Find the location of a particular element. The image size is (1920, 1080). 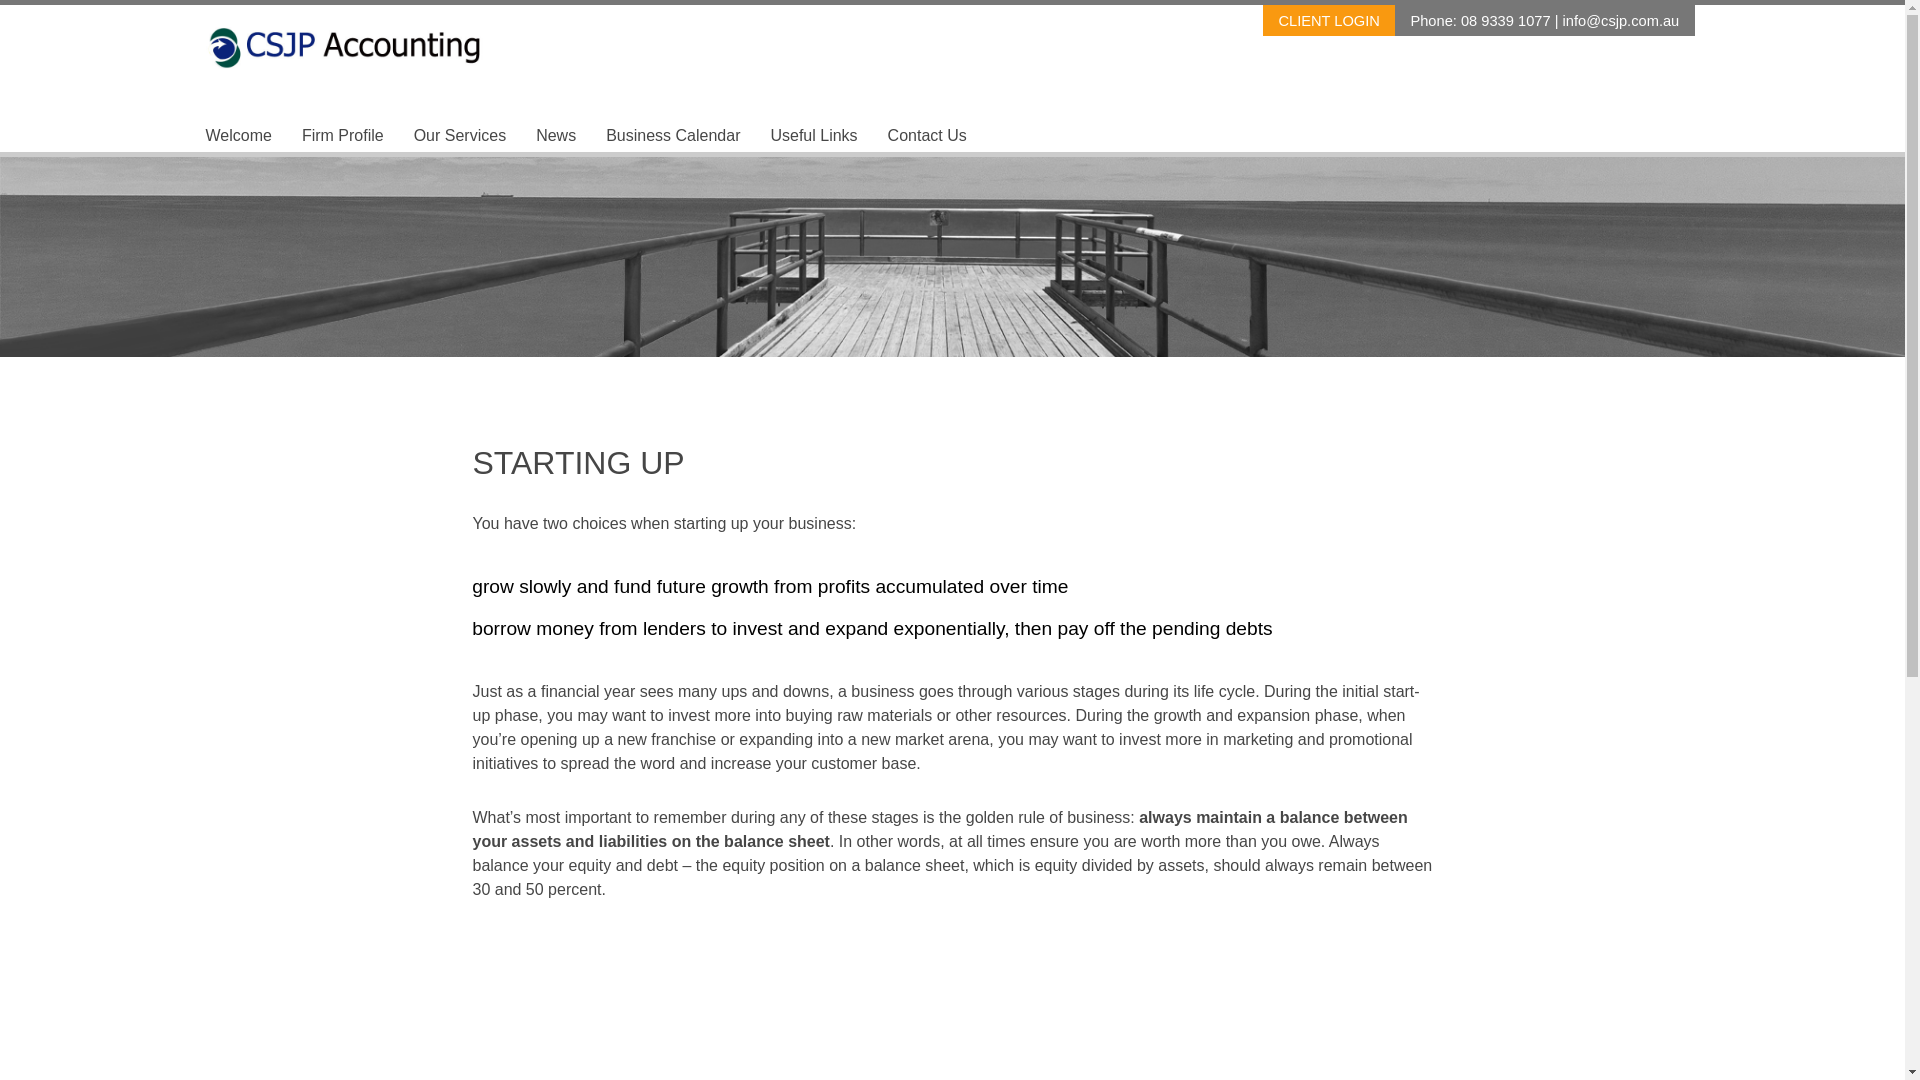

'CLIENT LOGIN' is located at coordinates (1329, 20).